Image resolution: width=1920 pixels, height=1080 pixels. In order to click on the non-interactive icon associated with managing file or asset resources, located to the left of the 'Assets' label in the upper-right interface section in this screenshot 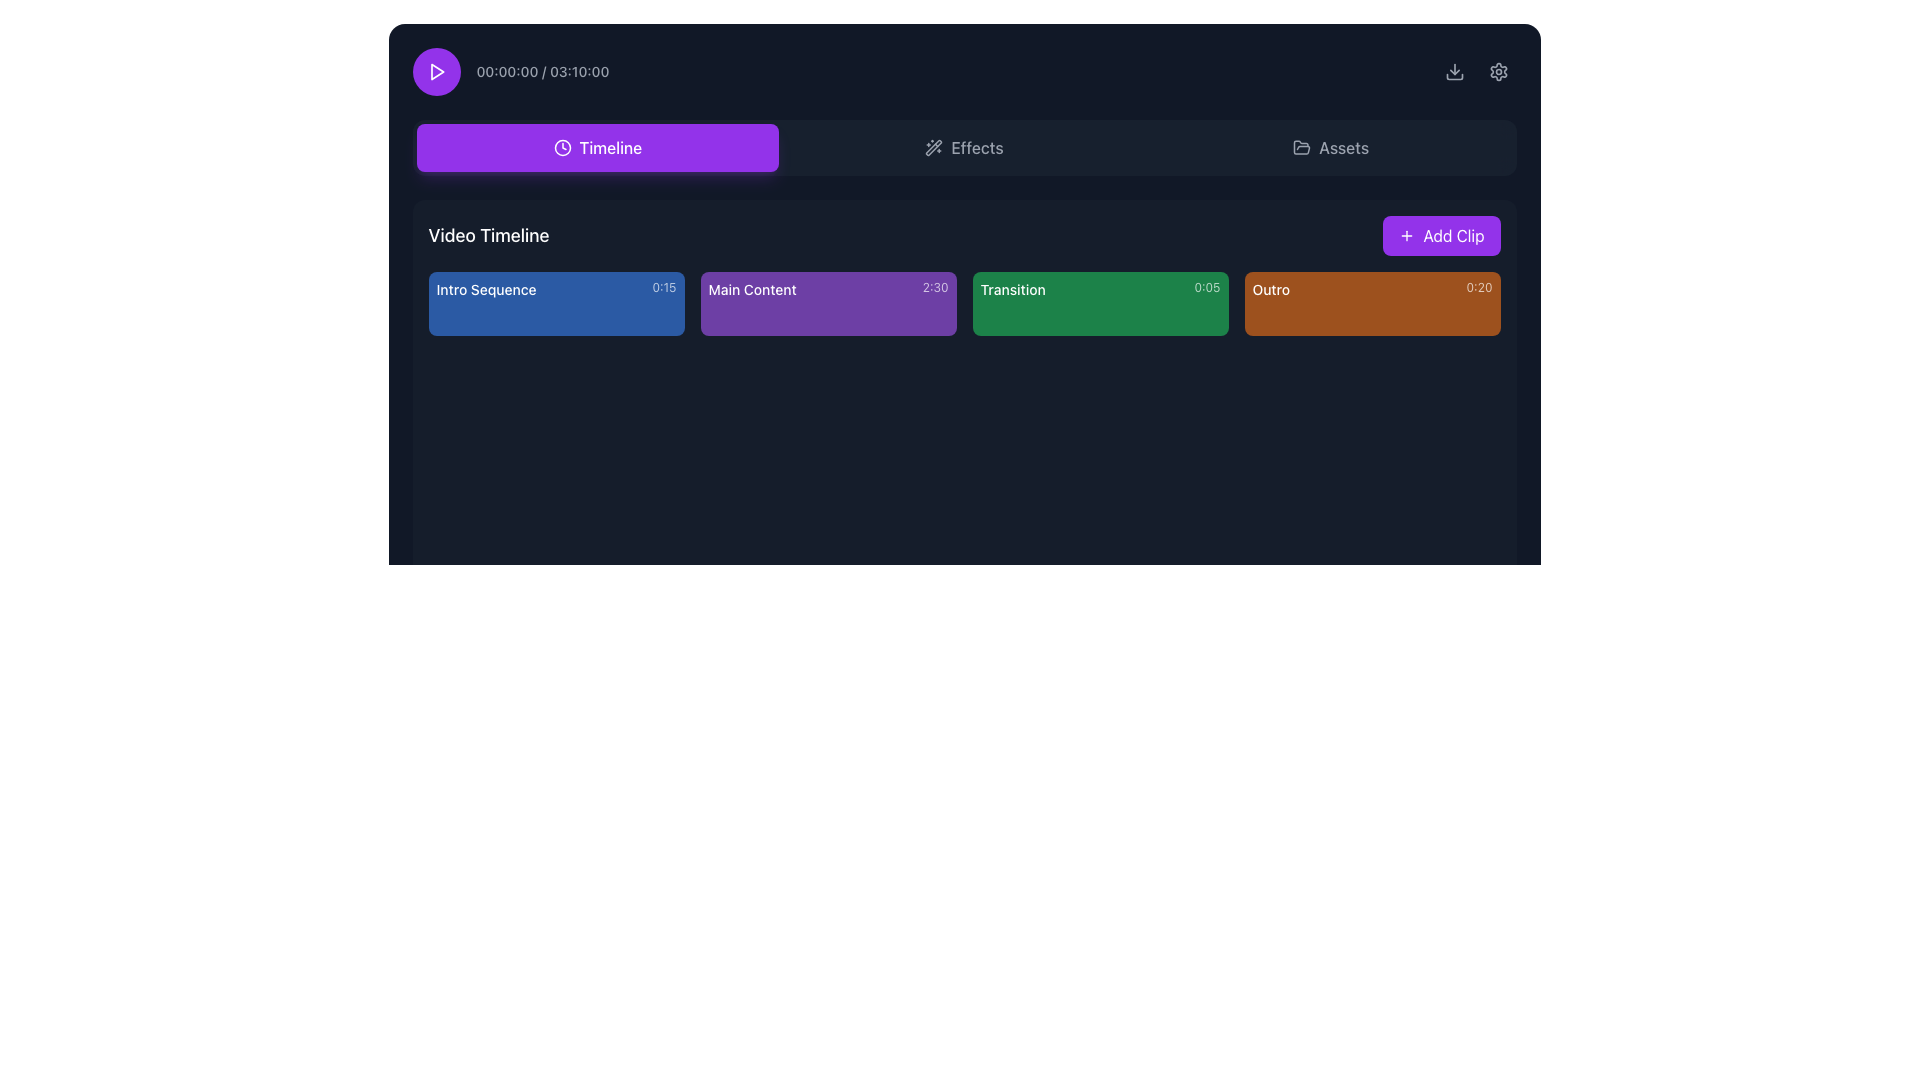, I will do `click(1302, 146)`.